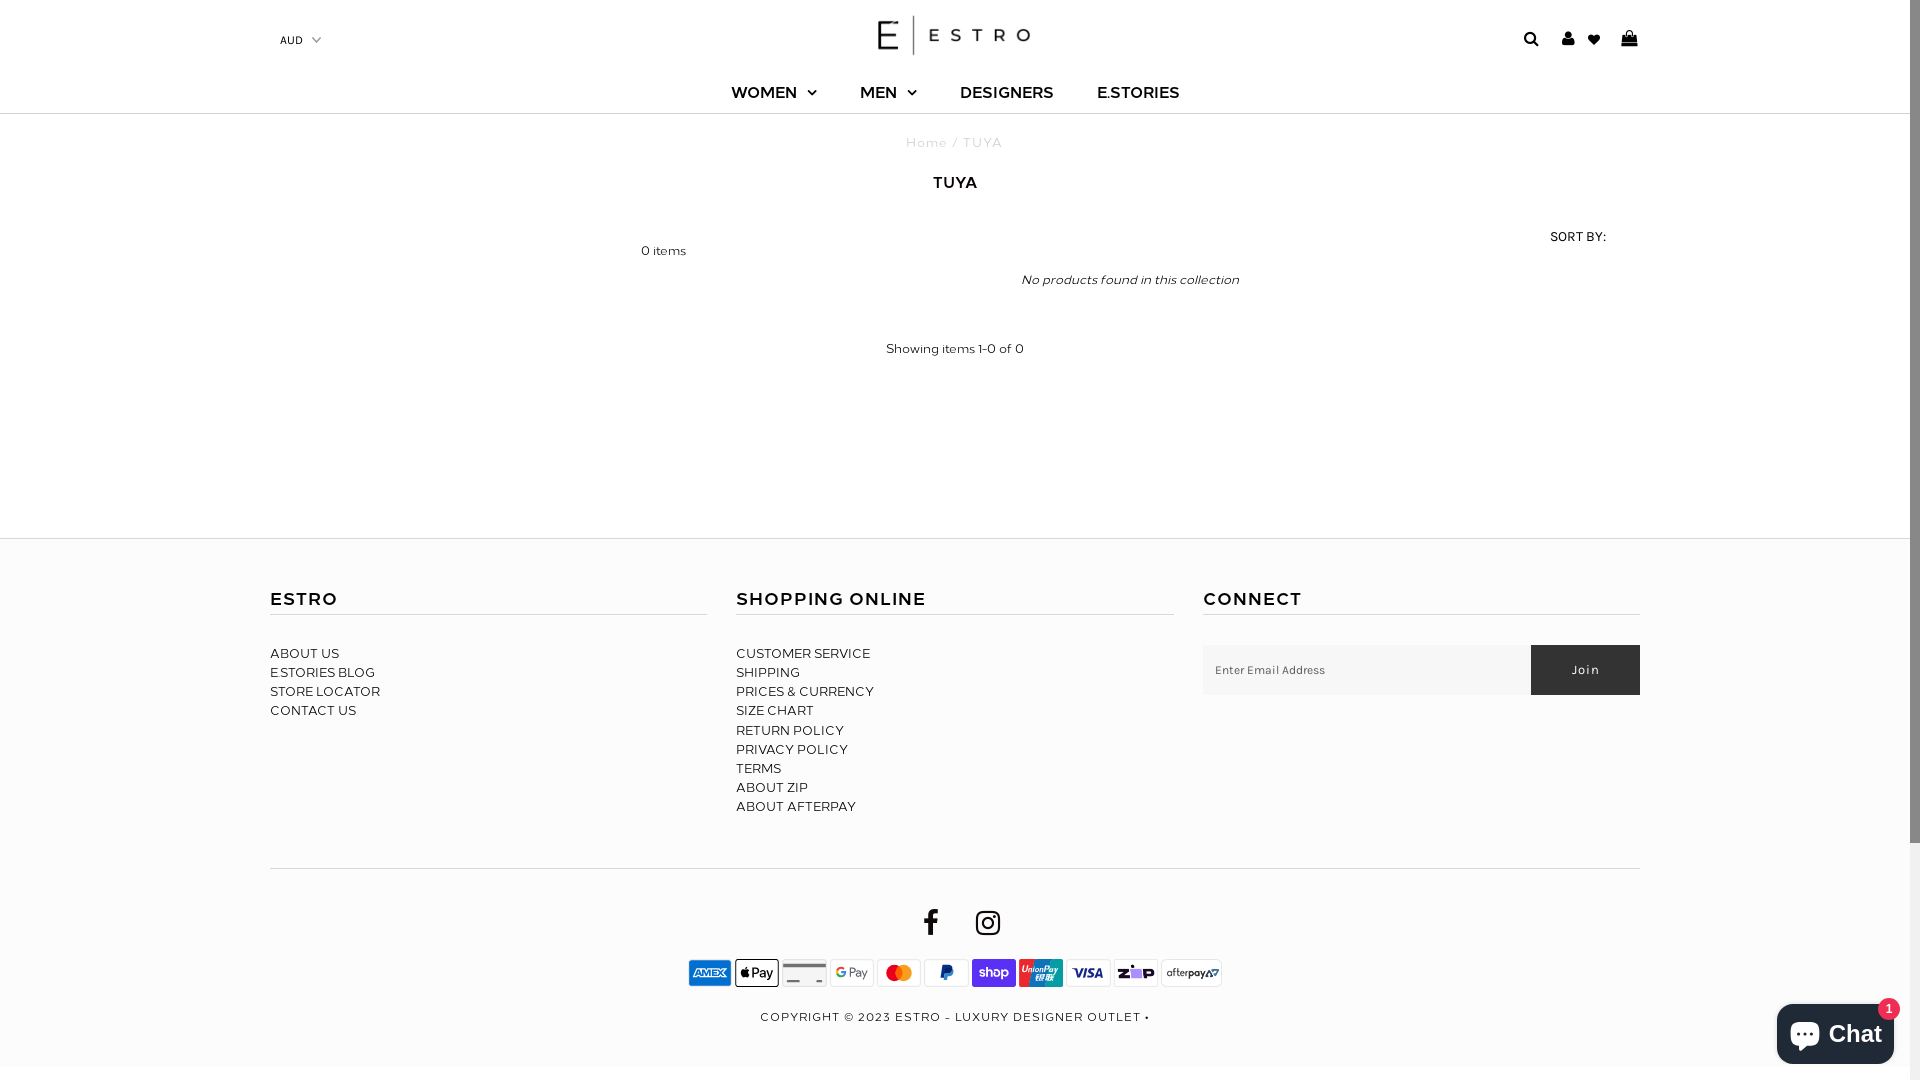 The width and height of the screenshot is (1920, 1080). What do you see at coordinates (893, 1017) in the screenshot?
I see `'ESTRO - LUXURY DESIGNER OUTLET'` at bounding box center [893, 1017].